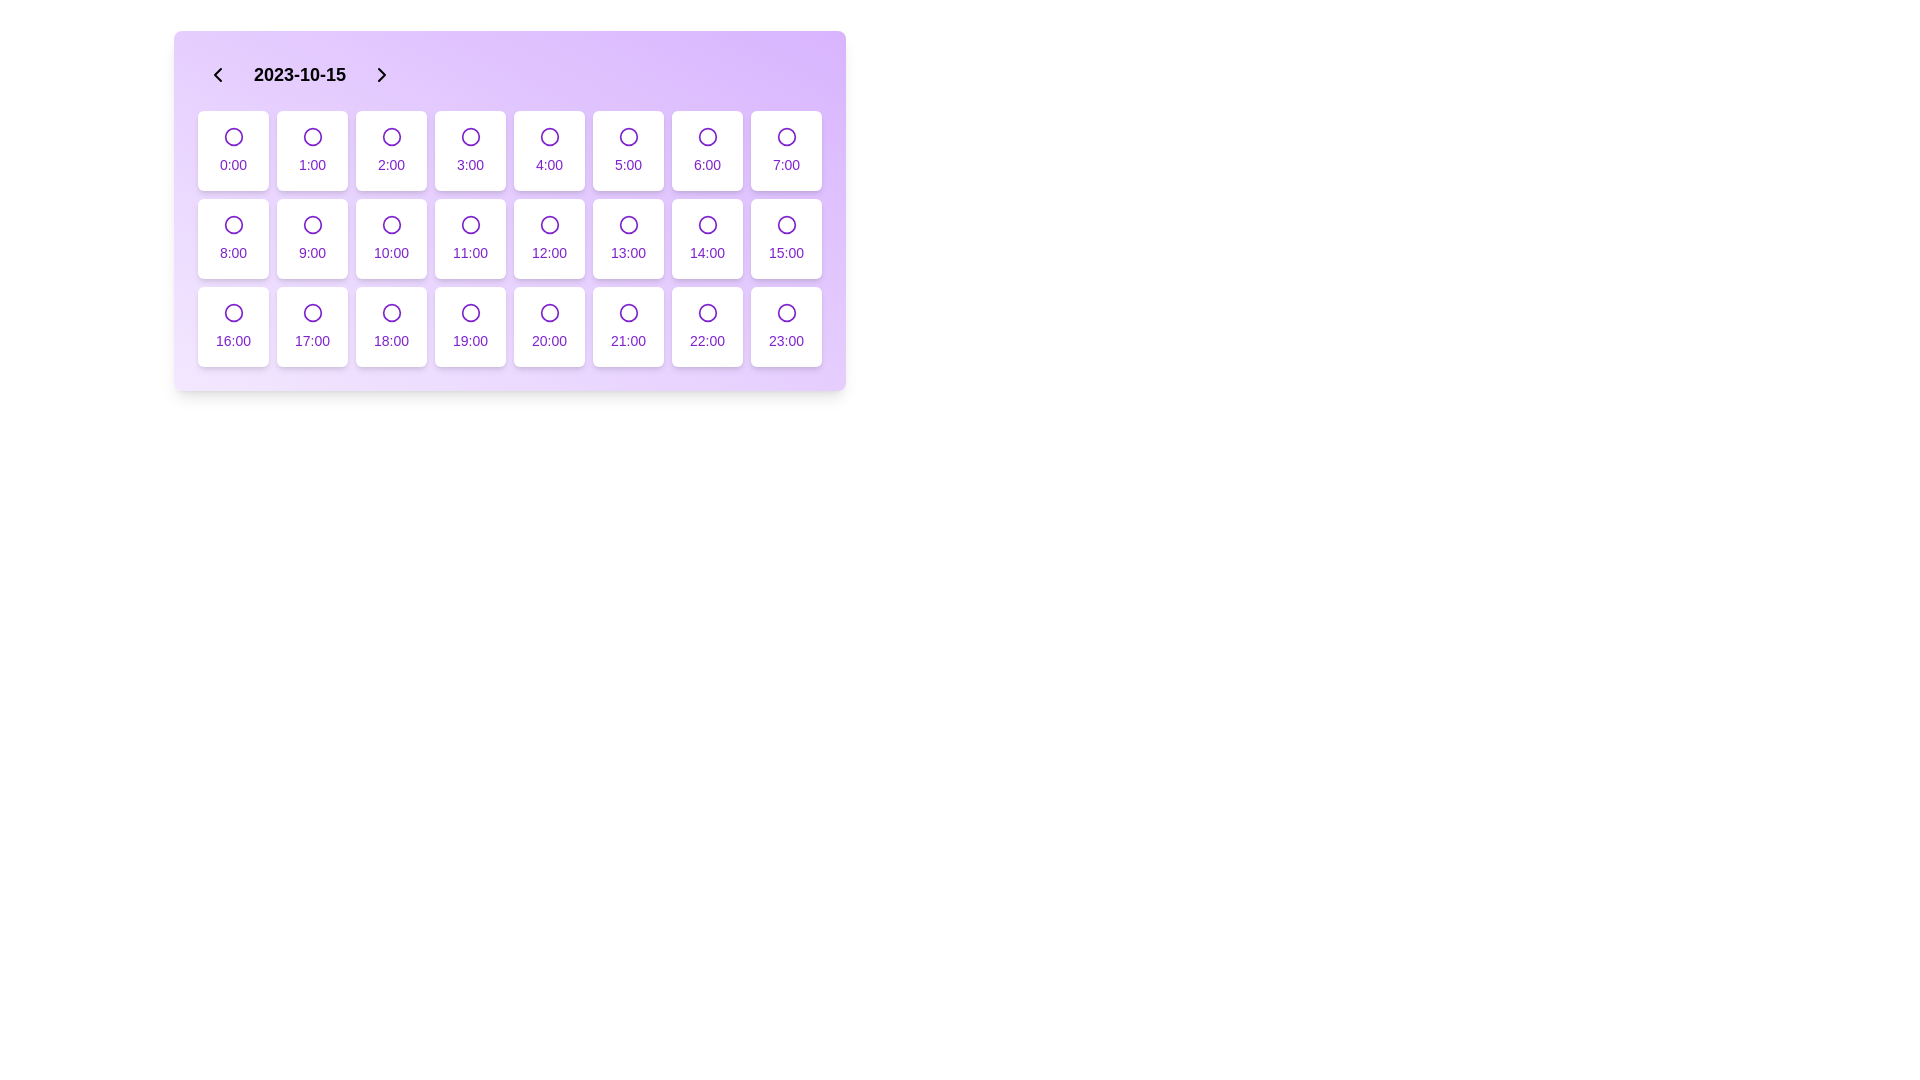  I want to click on the interactive grid tile representing the time slot 23:00 (11:00 PM), so click(785, 326).